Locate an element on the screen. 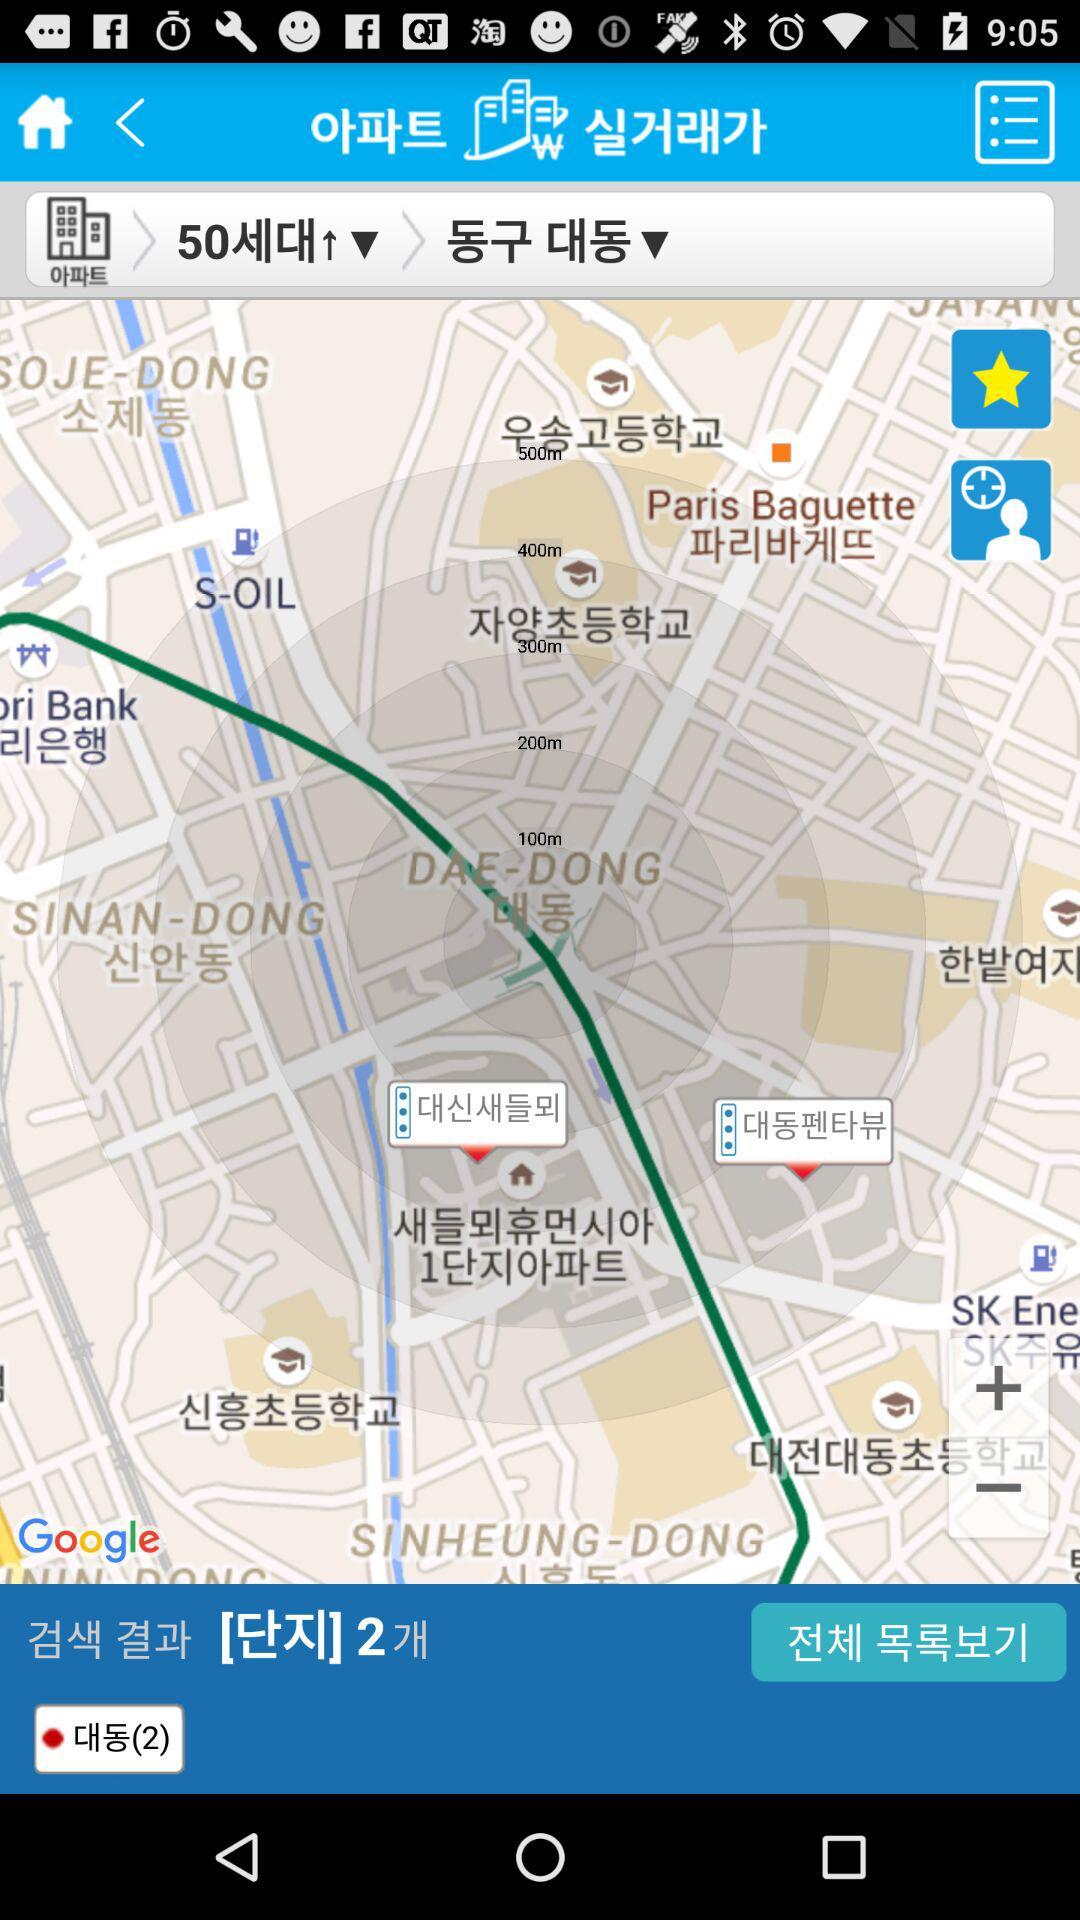 Image resolution: width=1080 pixels, height=1920 pixels. the zoom_out icon is located at coordinates (998, 1594).